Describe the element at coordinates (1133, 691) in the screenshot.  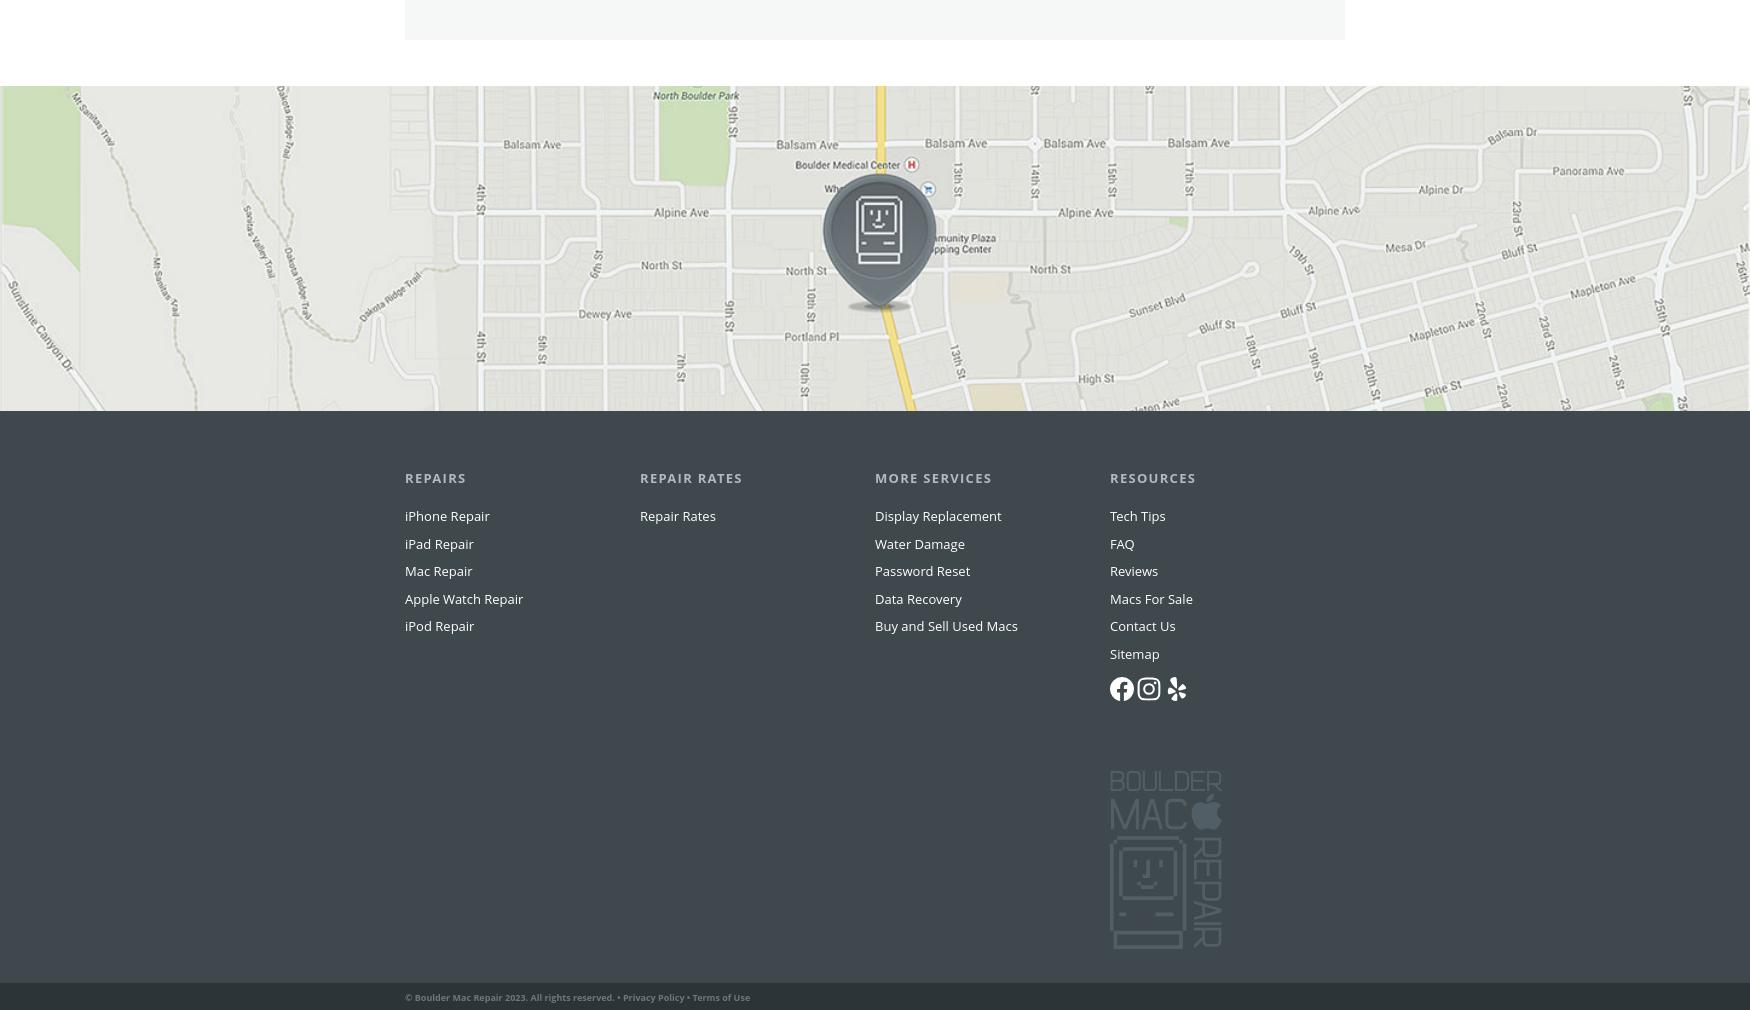
I see `'Sitemap'` at that location.